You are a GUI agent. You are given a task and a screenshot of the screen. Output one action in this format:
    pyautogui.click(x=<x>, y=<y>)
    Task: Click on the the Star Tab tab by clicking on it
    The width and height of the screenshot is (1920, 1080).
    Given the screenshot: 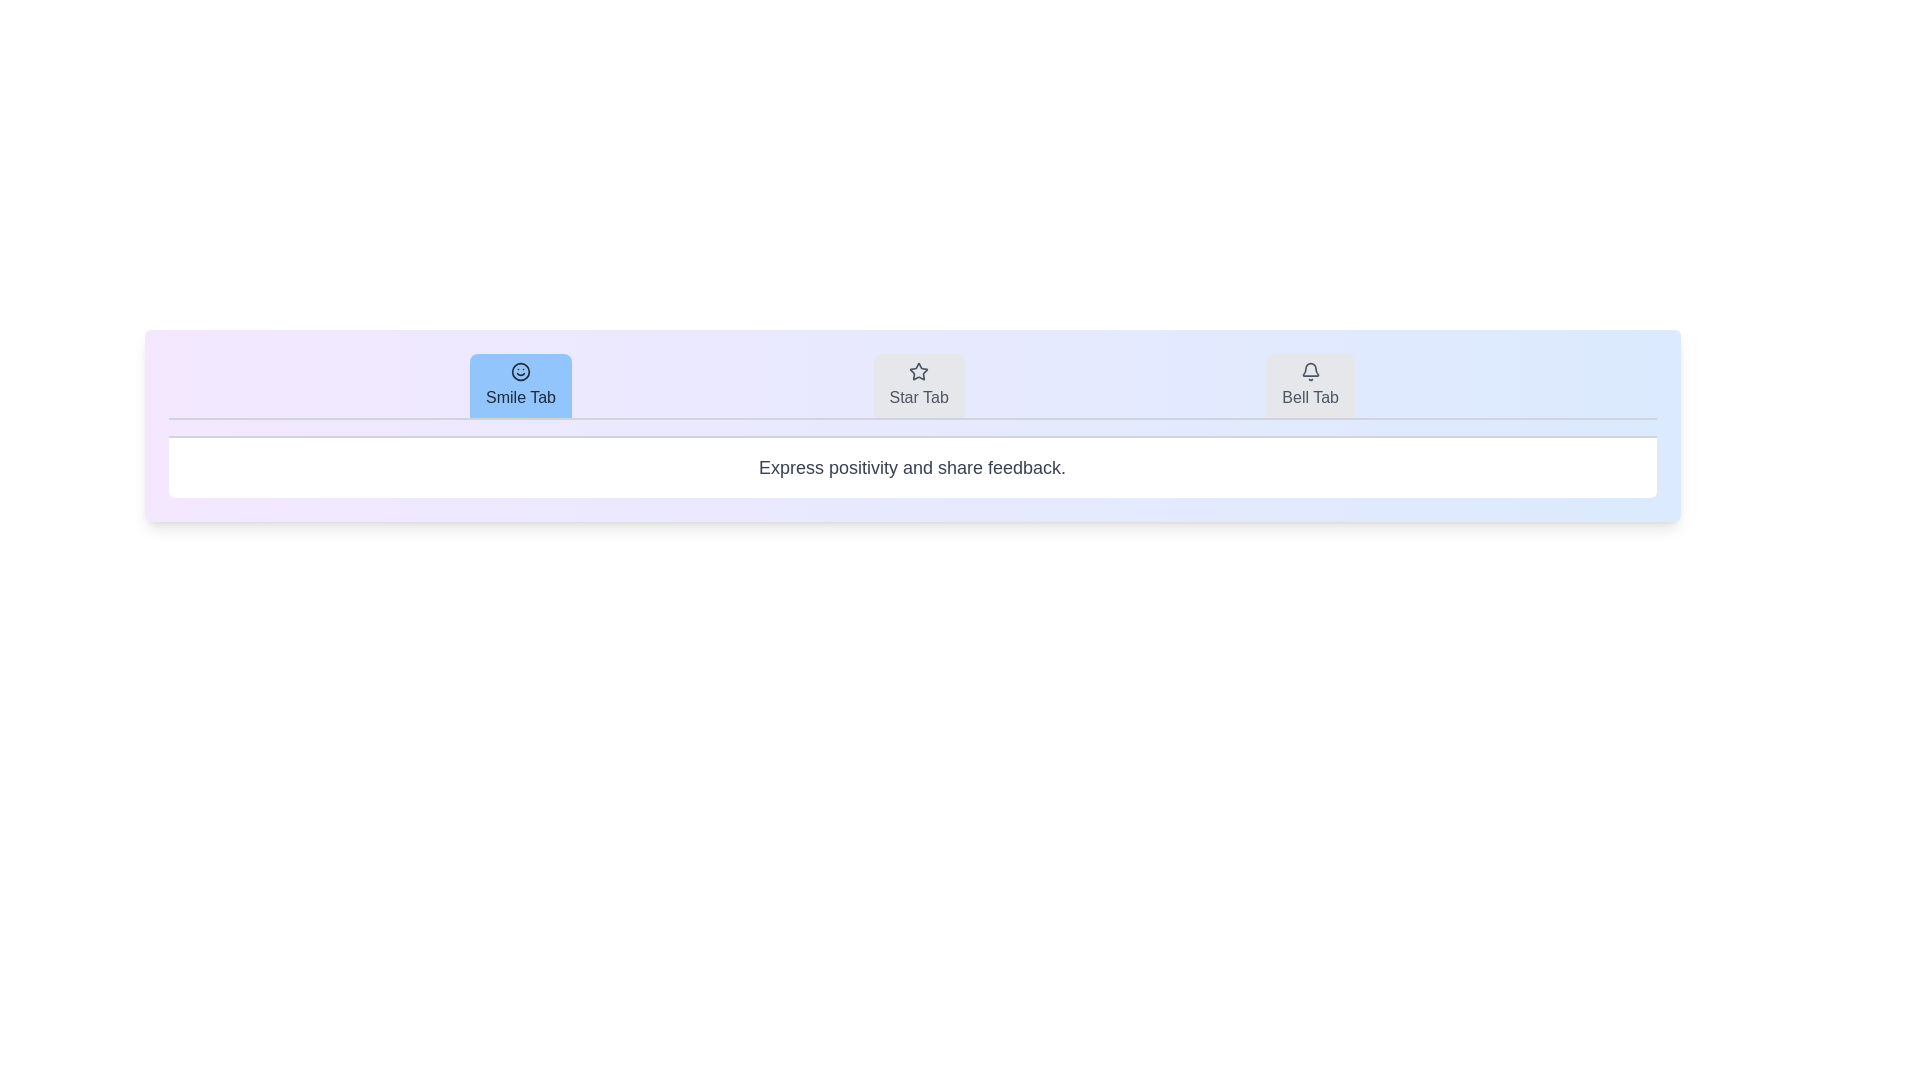 What is the action you would take?
    pyautogui.click(x=917, y=385)
    